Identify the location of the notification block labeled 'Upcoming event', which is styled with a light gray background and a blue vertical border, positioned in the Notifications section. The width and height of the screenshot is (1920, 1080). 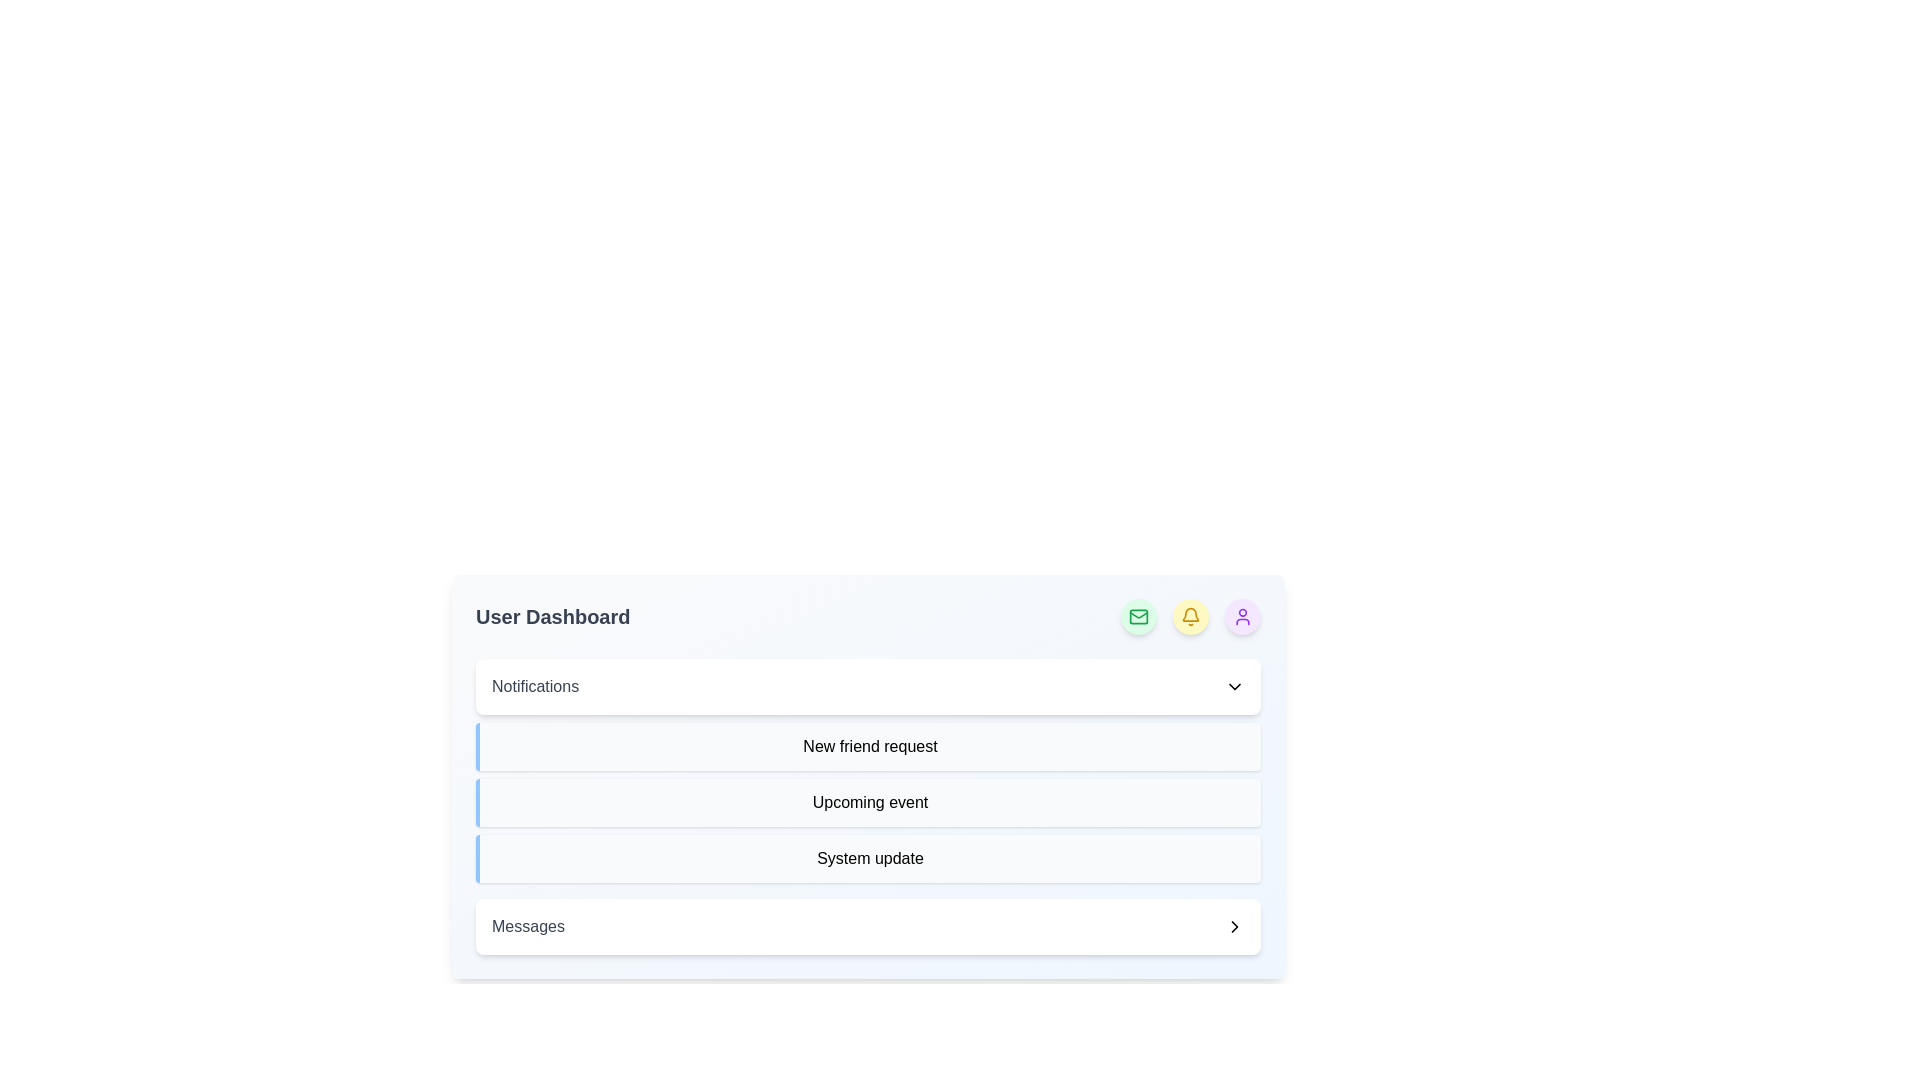
(868, 801).